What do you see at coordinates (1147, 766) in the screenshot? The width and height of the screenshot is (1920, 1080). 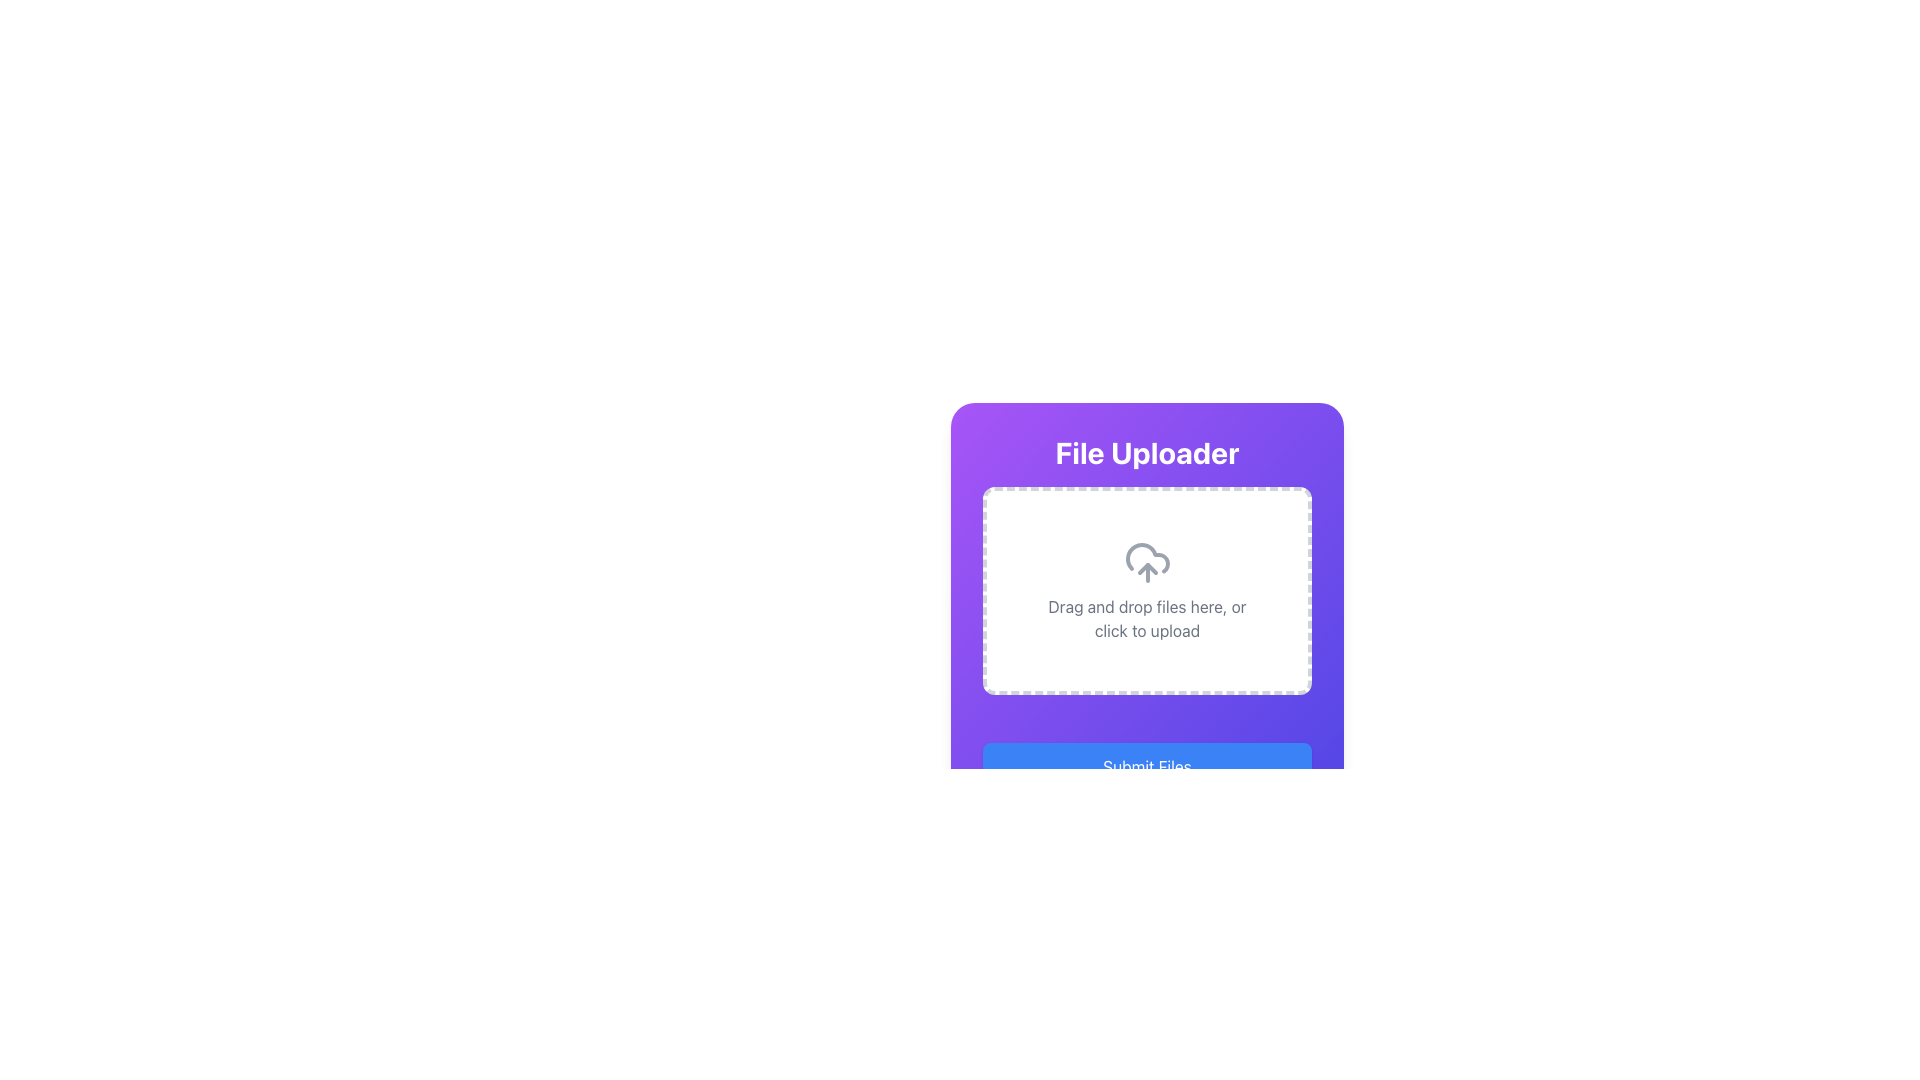 I see `the rectangular blue button with white text that reads 'Submit Files'` at bounding box center [1147, 766].